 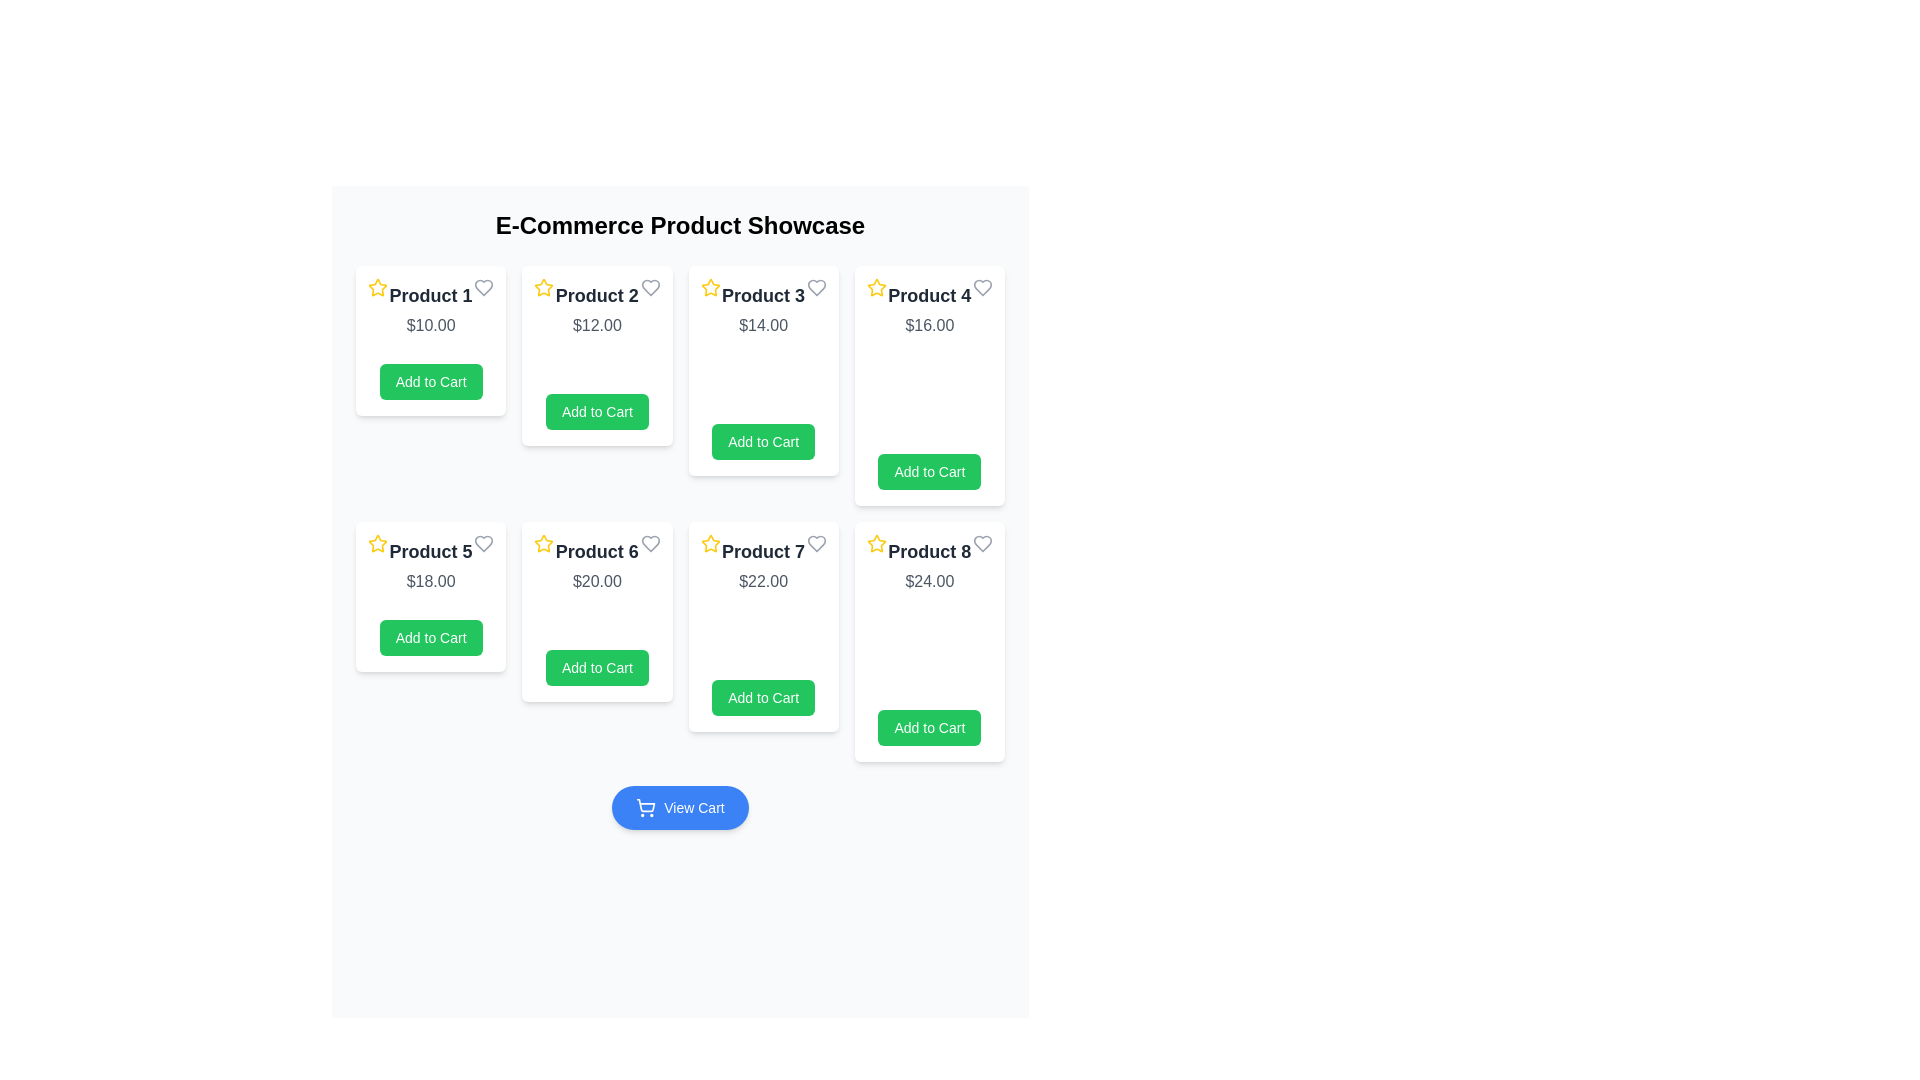 I want to click on text displayed in the price label located below the product title 'Product 4' and above the 'Add to Cart' button in the fourth product card of the first row, so click(x=928, y=325).